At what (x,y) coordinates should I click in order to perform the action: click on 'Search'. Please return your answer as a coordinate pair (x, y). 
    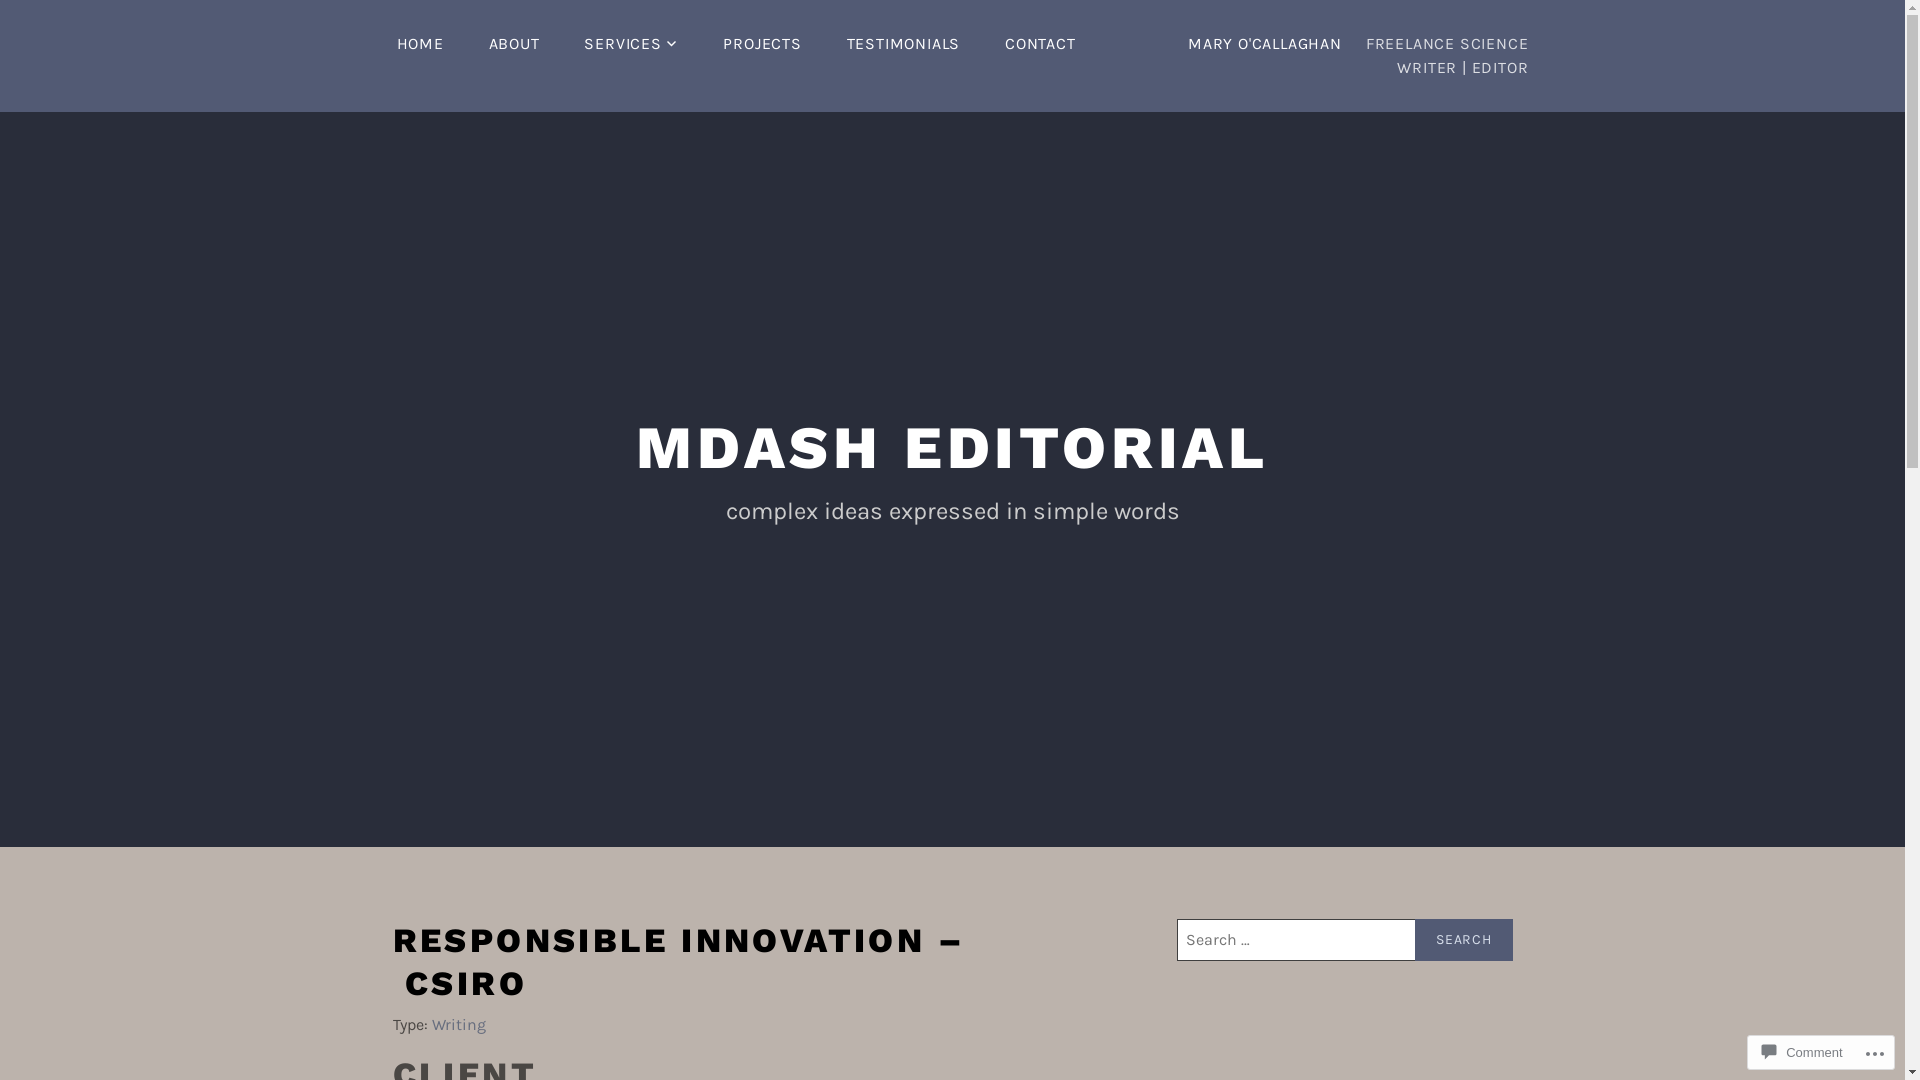
    Looking at the image, I should click on (1463, 940).